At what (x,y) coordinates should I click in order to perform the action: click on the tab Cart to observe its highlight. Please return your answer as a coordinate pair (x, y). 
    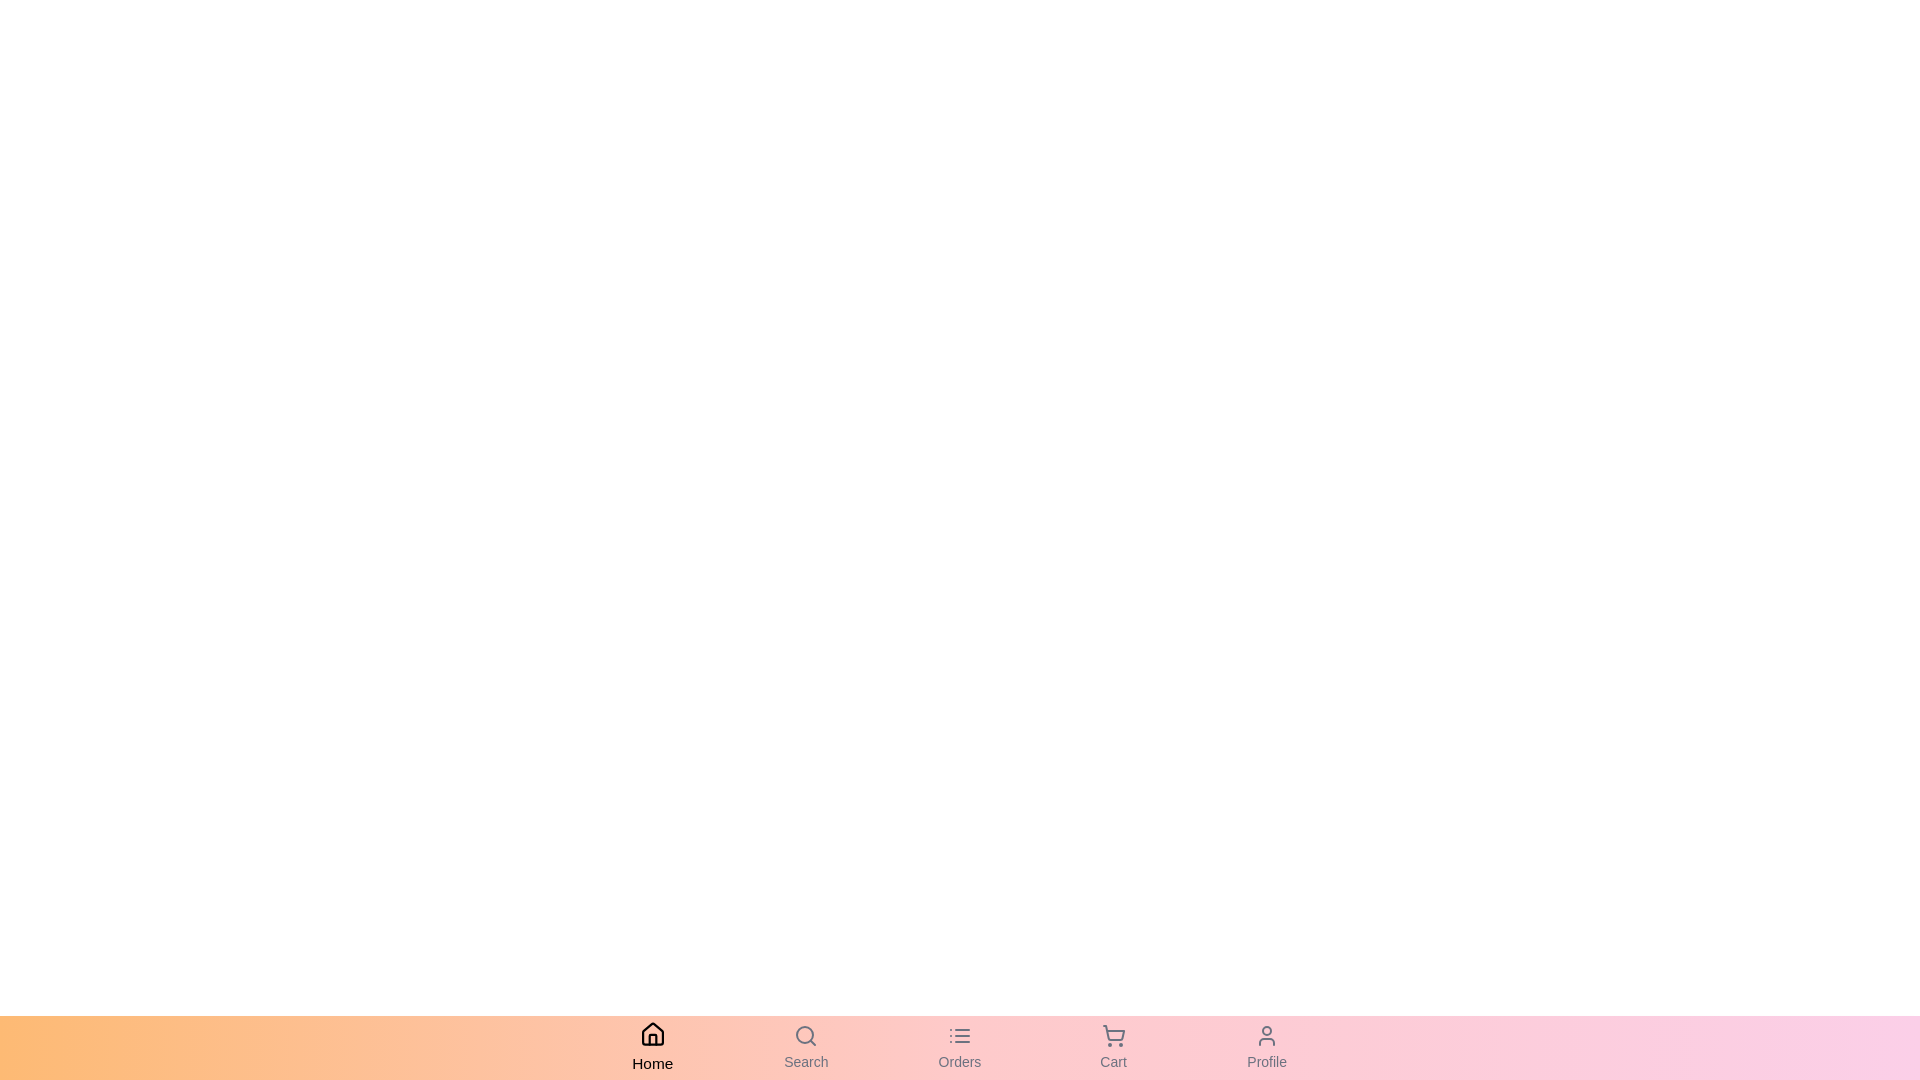
    Looking at the image, I should click on (1112, 1047).